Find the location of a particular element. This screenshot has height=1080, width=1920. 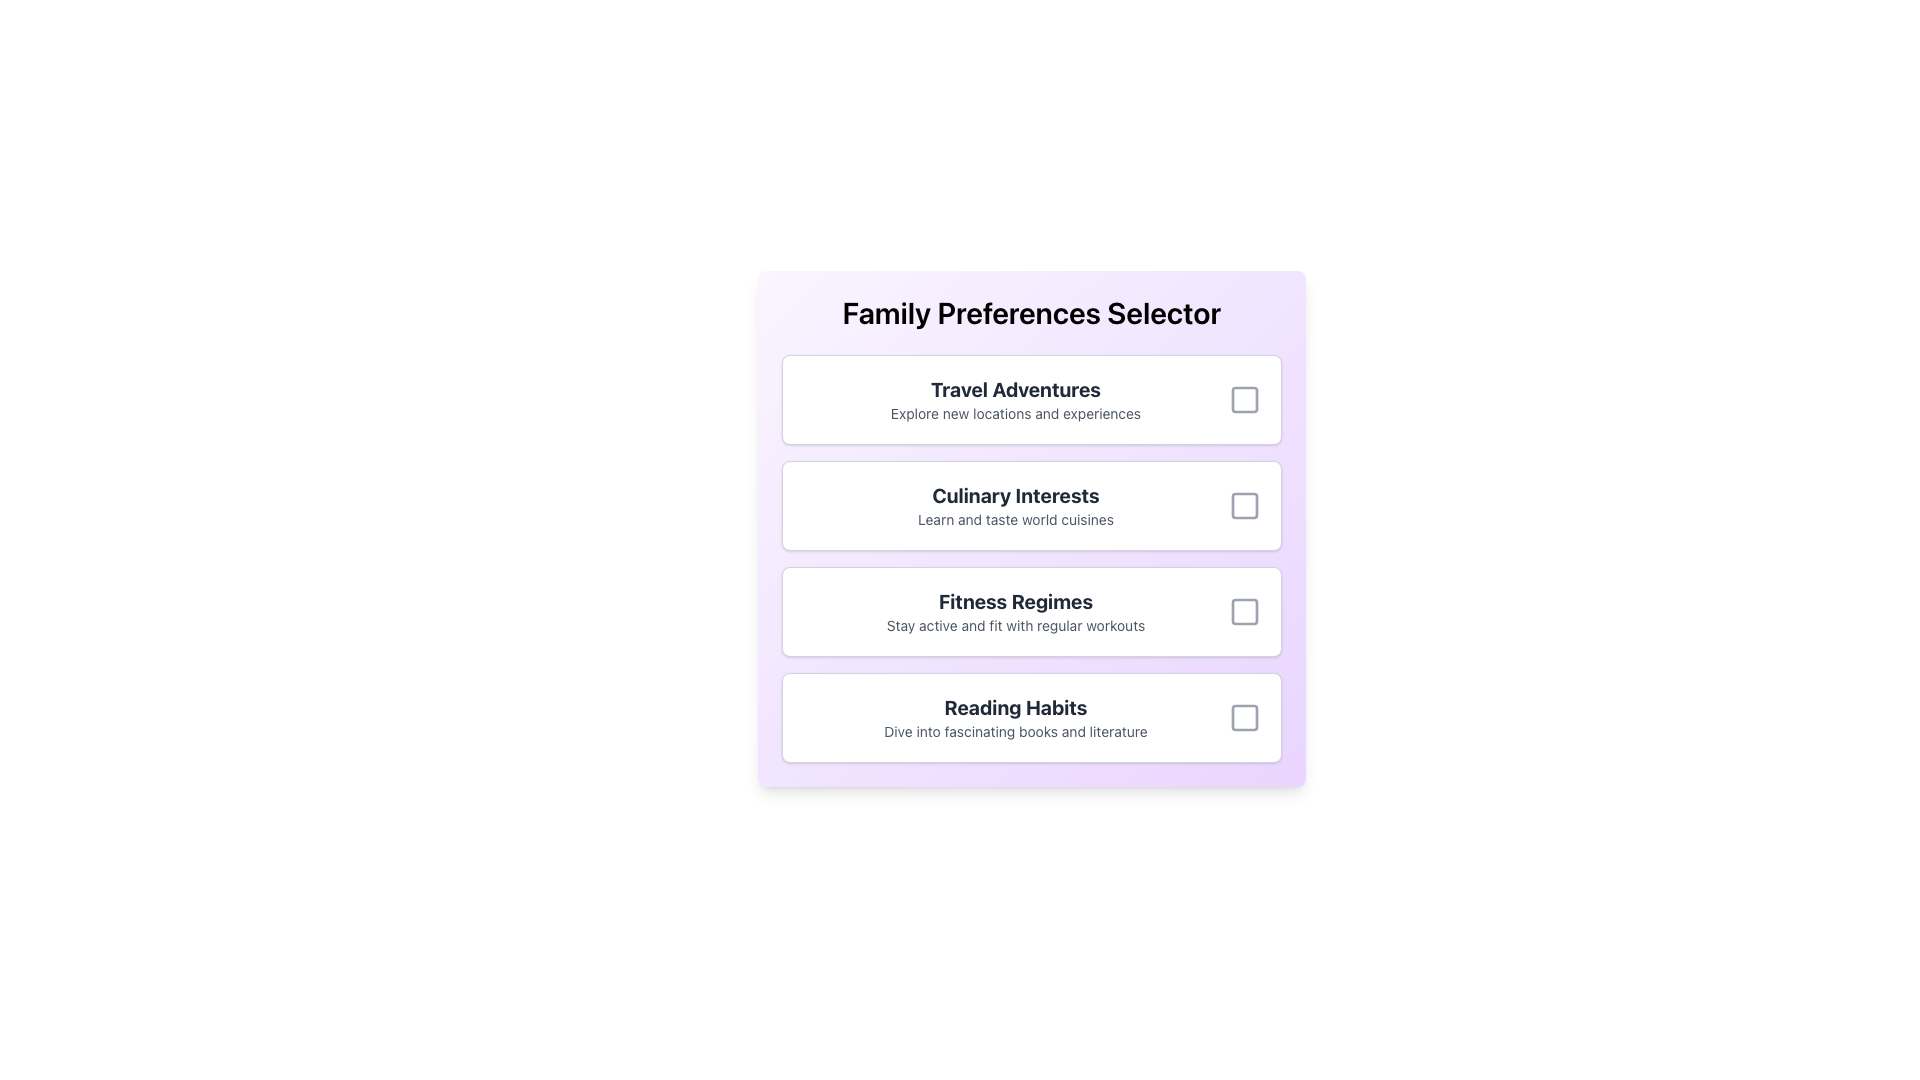

the text label providing descriptive information about the 'Culinary Interests' option, which is centrally located beneath the bolded title in the interface is located at coordinates (1016, 519).